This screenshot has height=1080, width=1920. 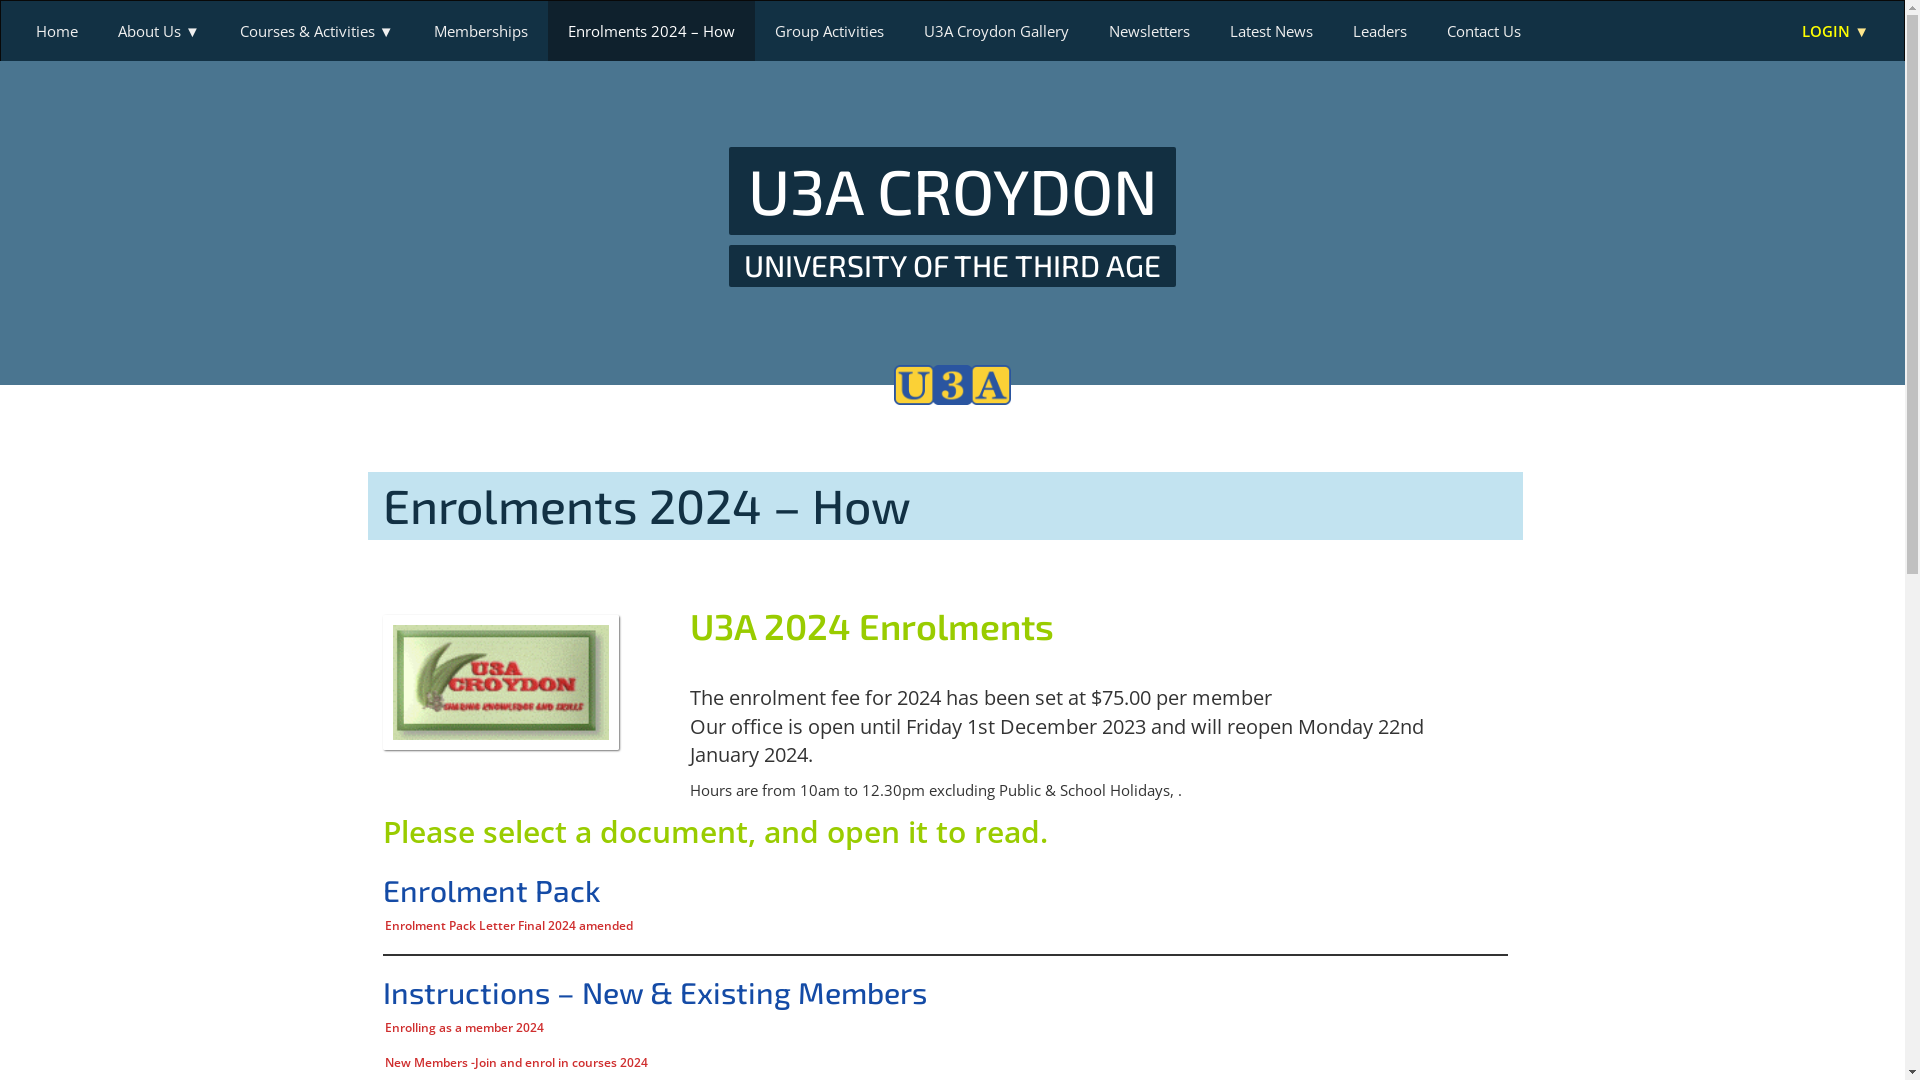 What do you see at coordinates (1208, 30) in the screenshot?
I see `'Latest News'` at bounding box center [1208, 30].